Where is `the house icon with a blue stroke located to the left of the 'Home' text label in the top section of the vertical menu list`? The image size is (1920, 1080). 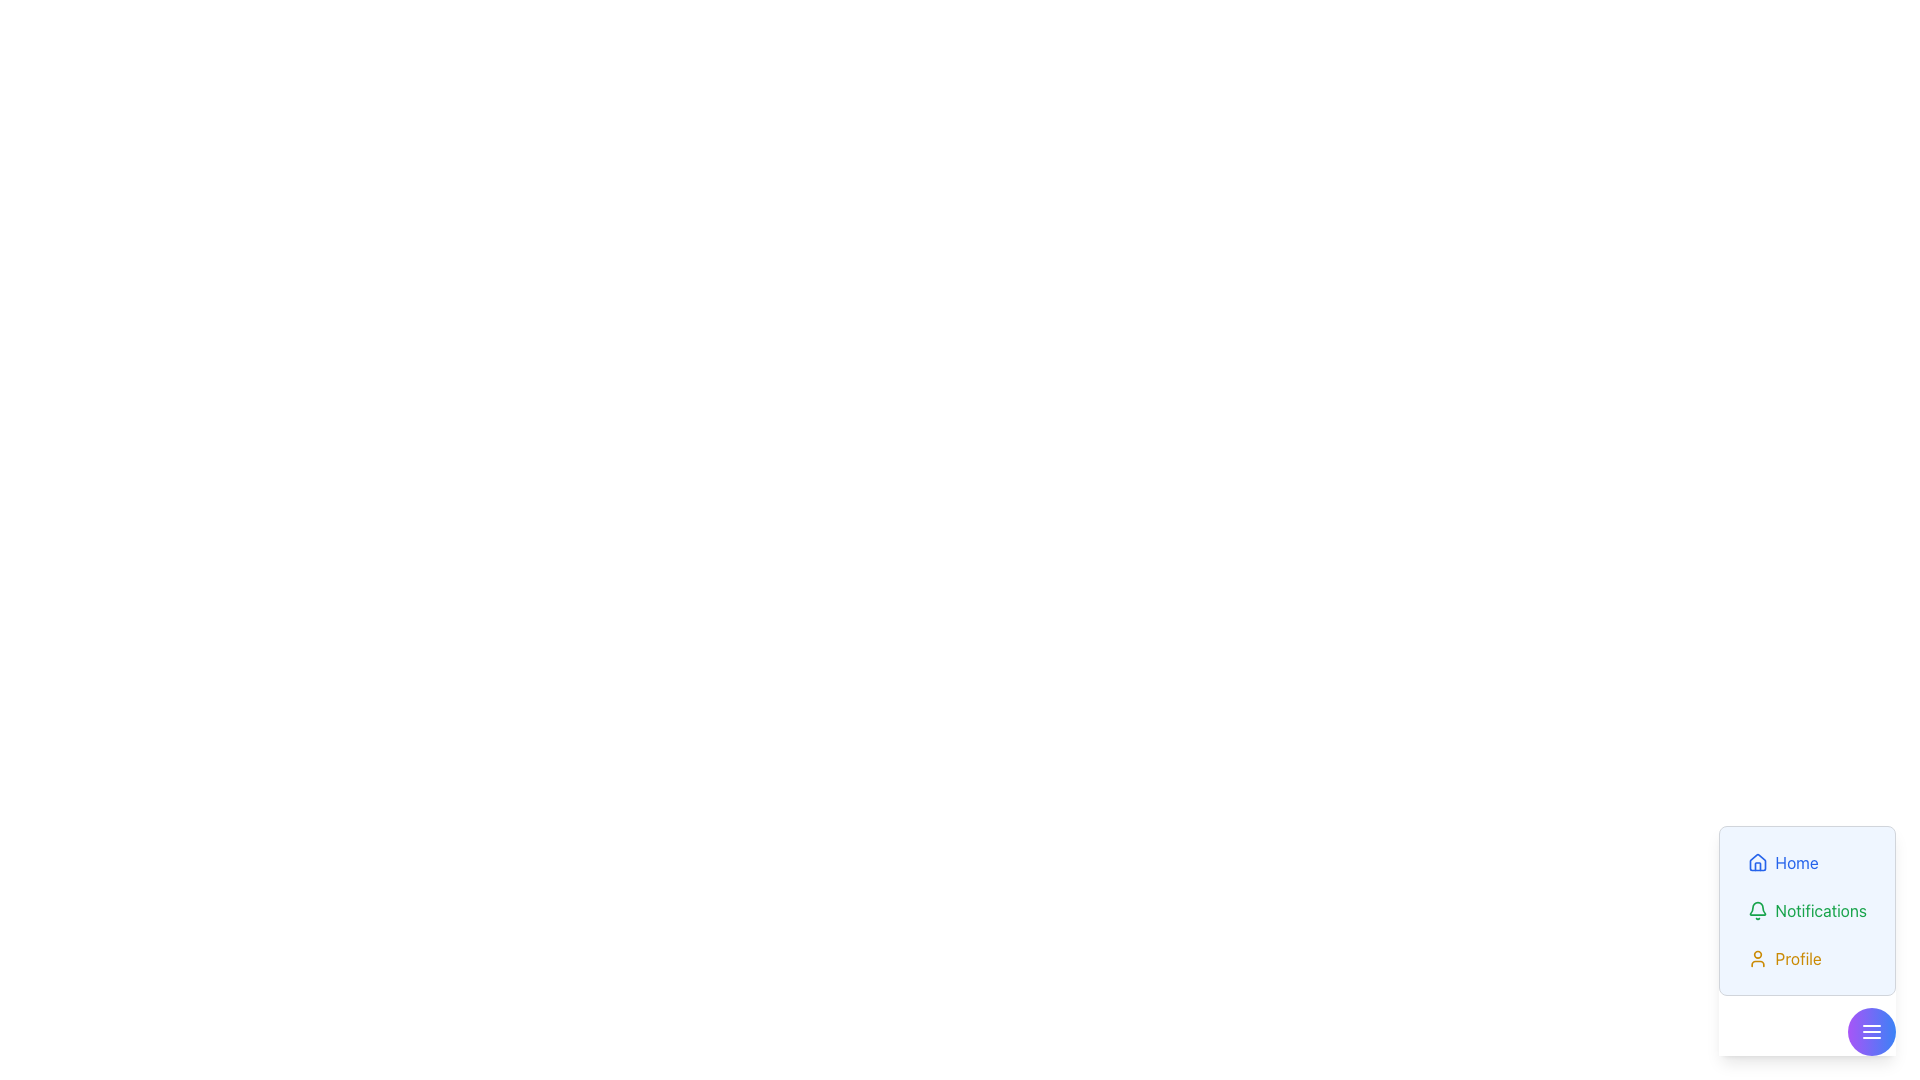 the house icon with a blue stroke located to the left of the 'Home' text label in the top section of the vertical menu list is located at coordinates (1756, 862).